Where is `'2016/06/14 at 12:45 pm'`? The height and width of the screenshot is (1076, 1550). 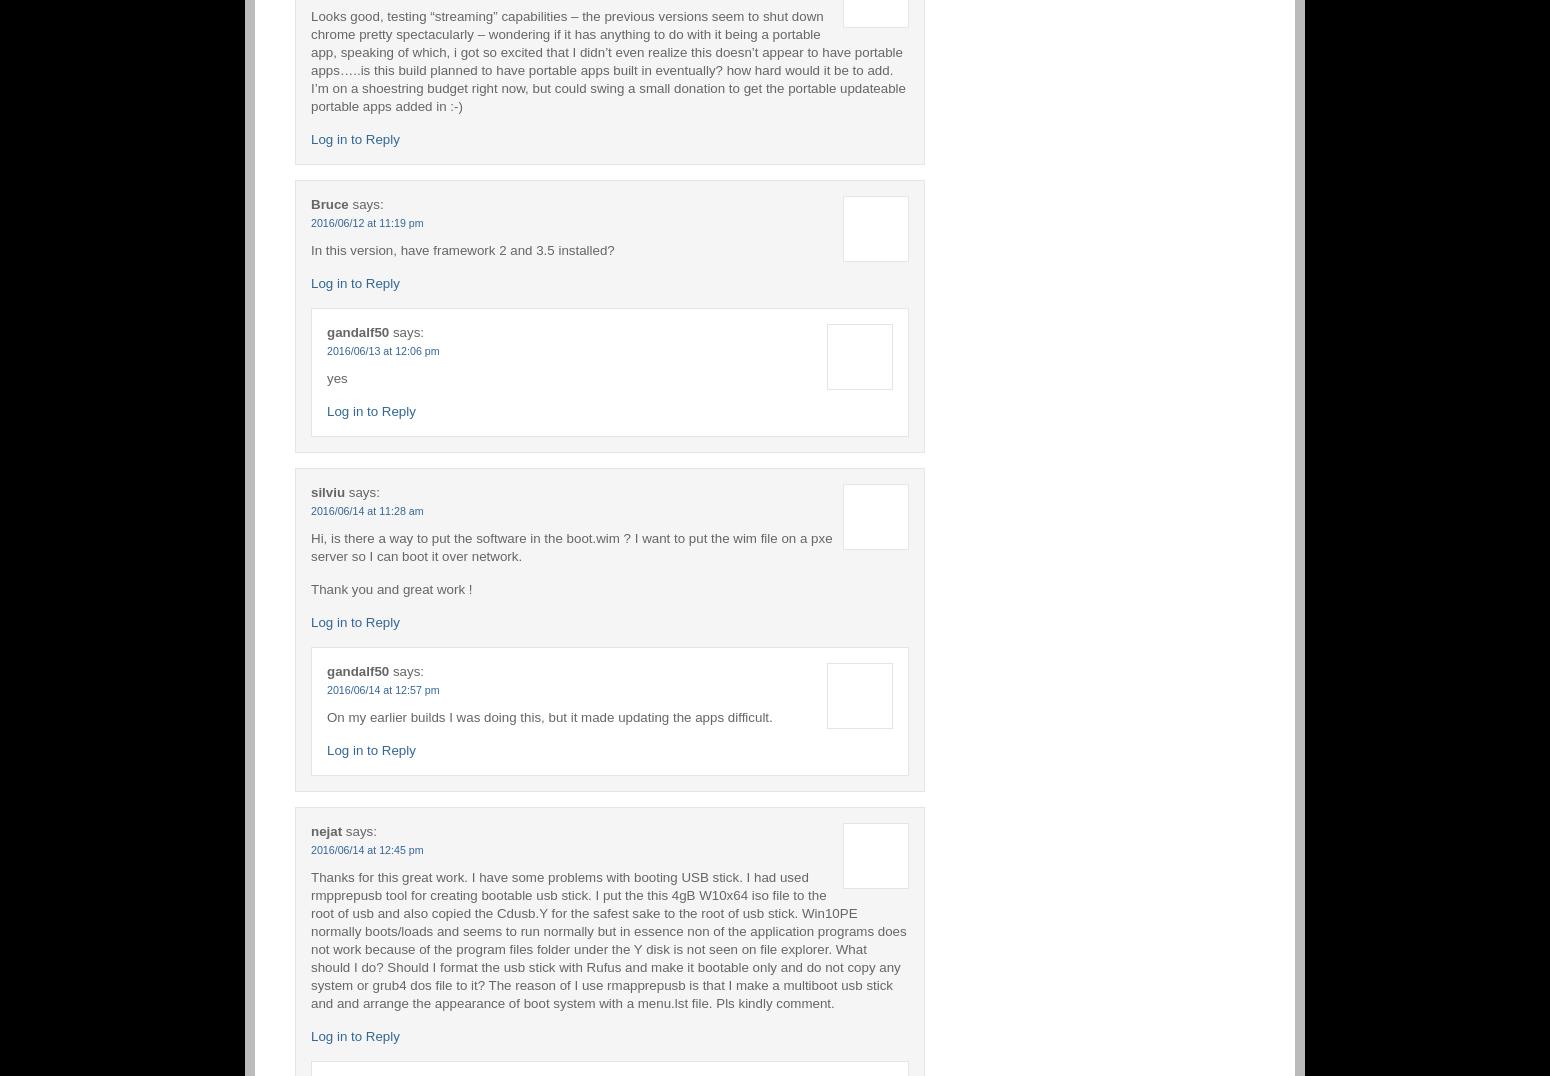
'2016/06/14 at 12:45 pm' is located at coordinates (366, 847).